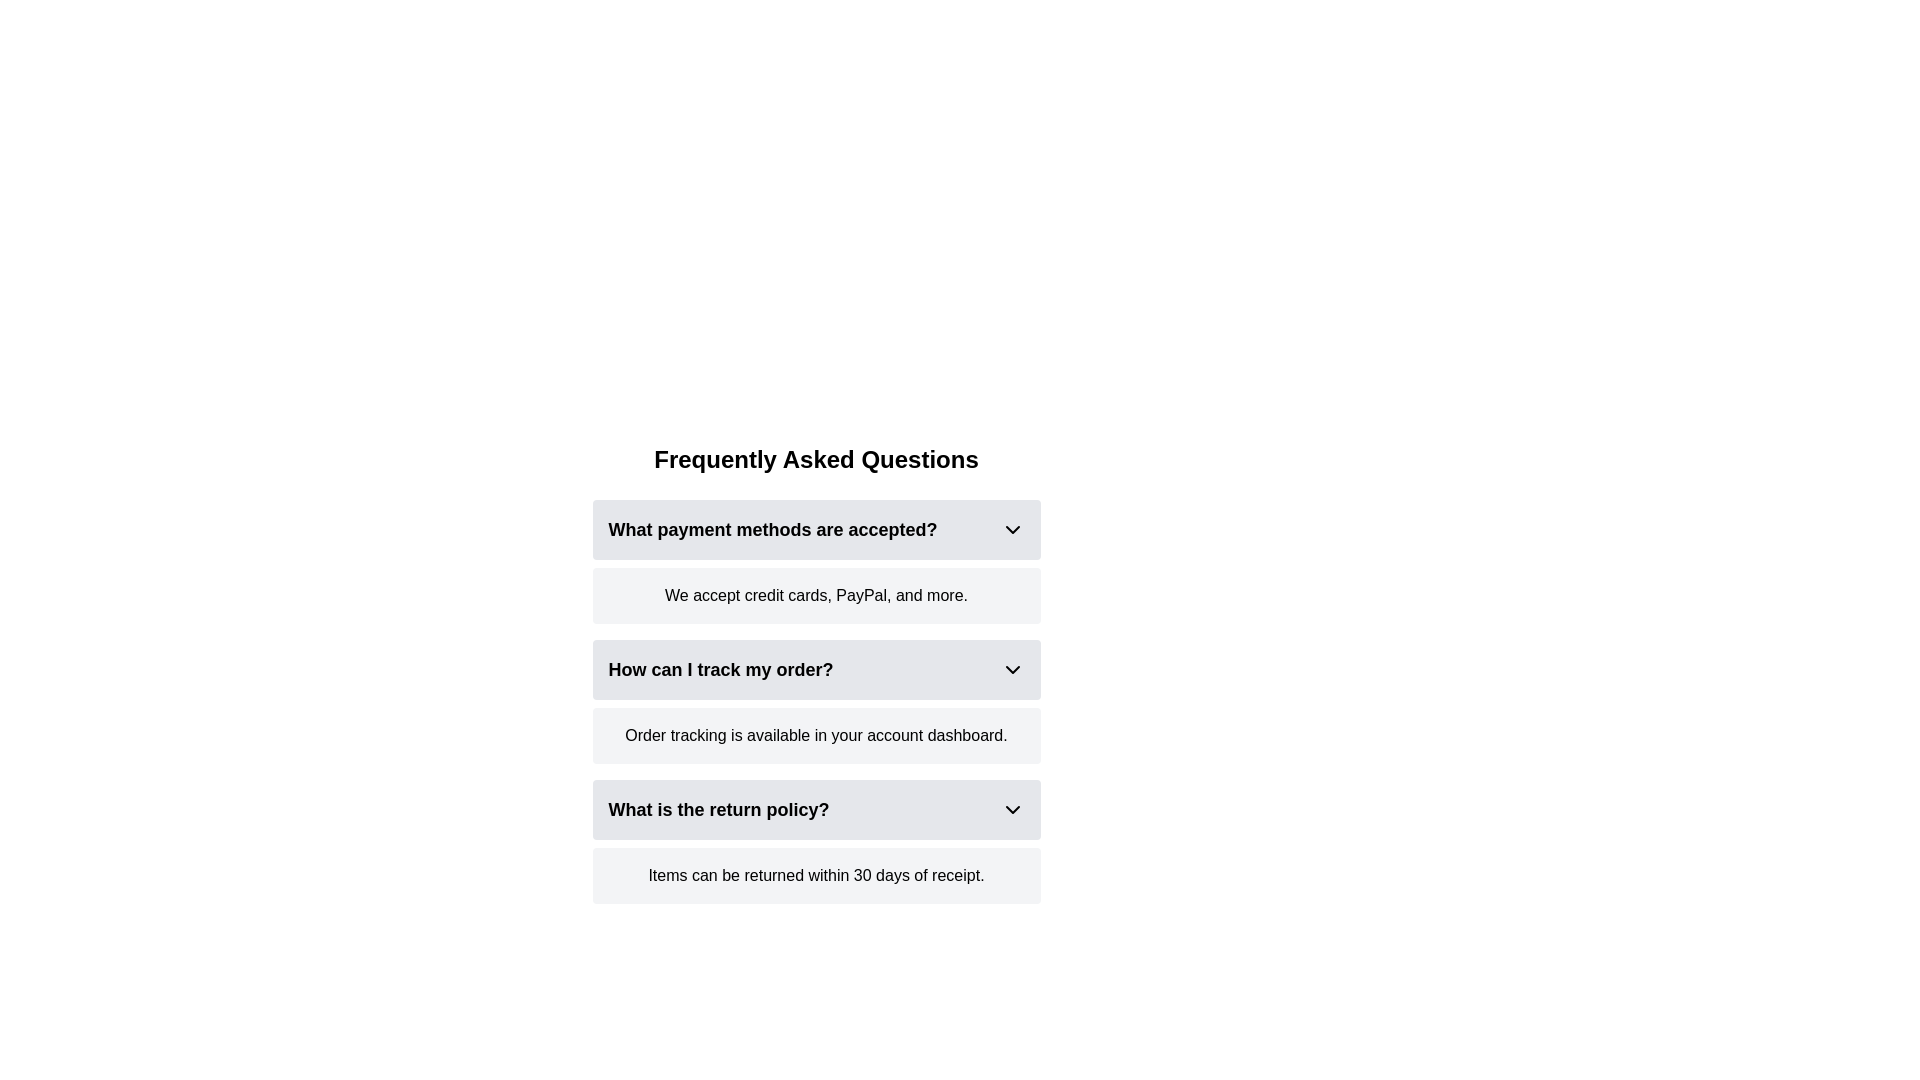  Describe the element at coordinates (816, 595) in the screenshot. I see `the Text Block that provides the answer to the question 'What payment methods are accepted?' in the FAQ section` at that location.